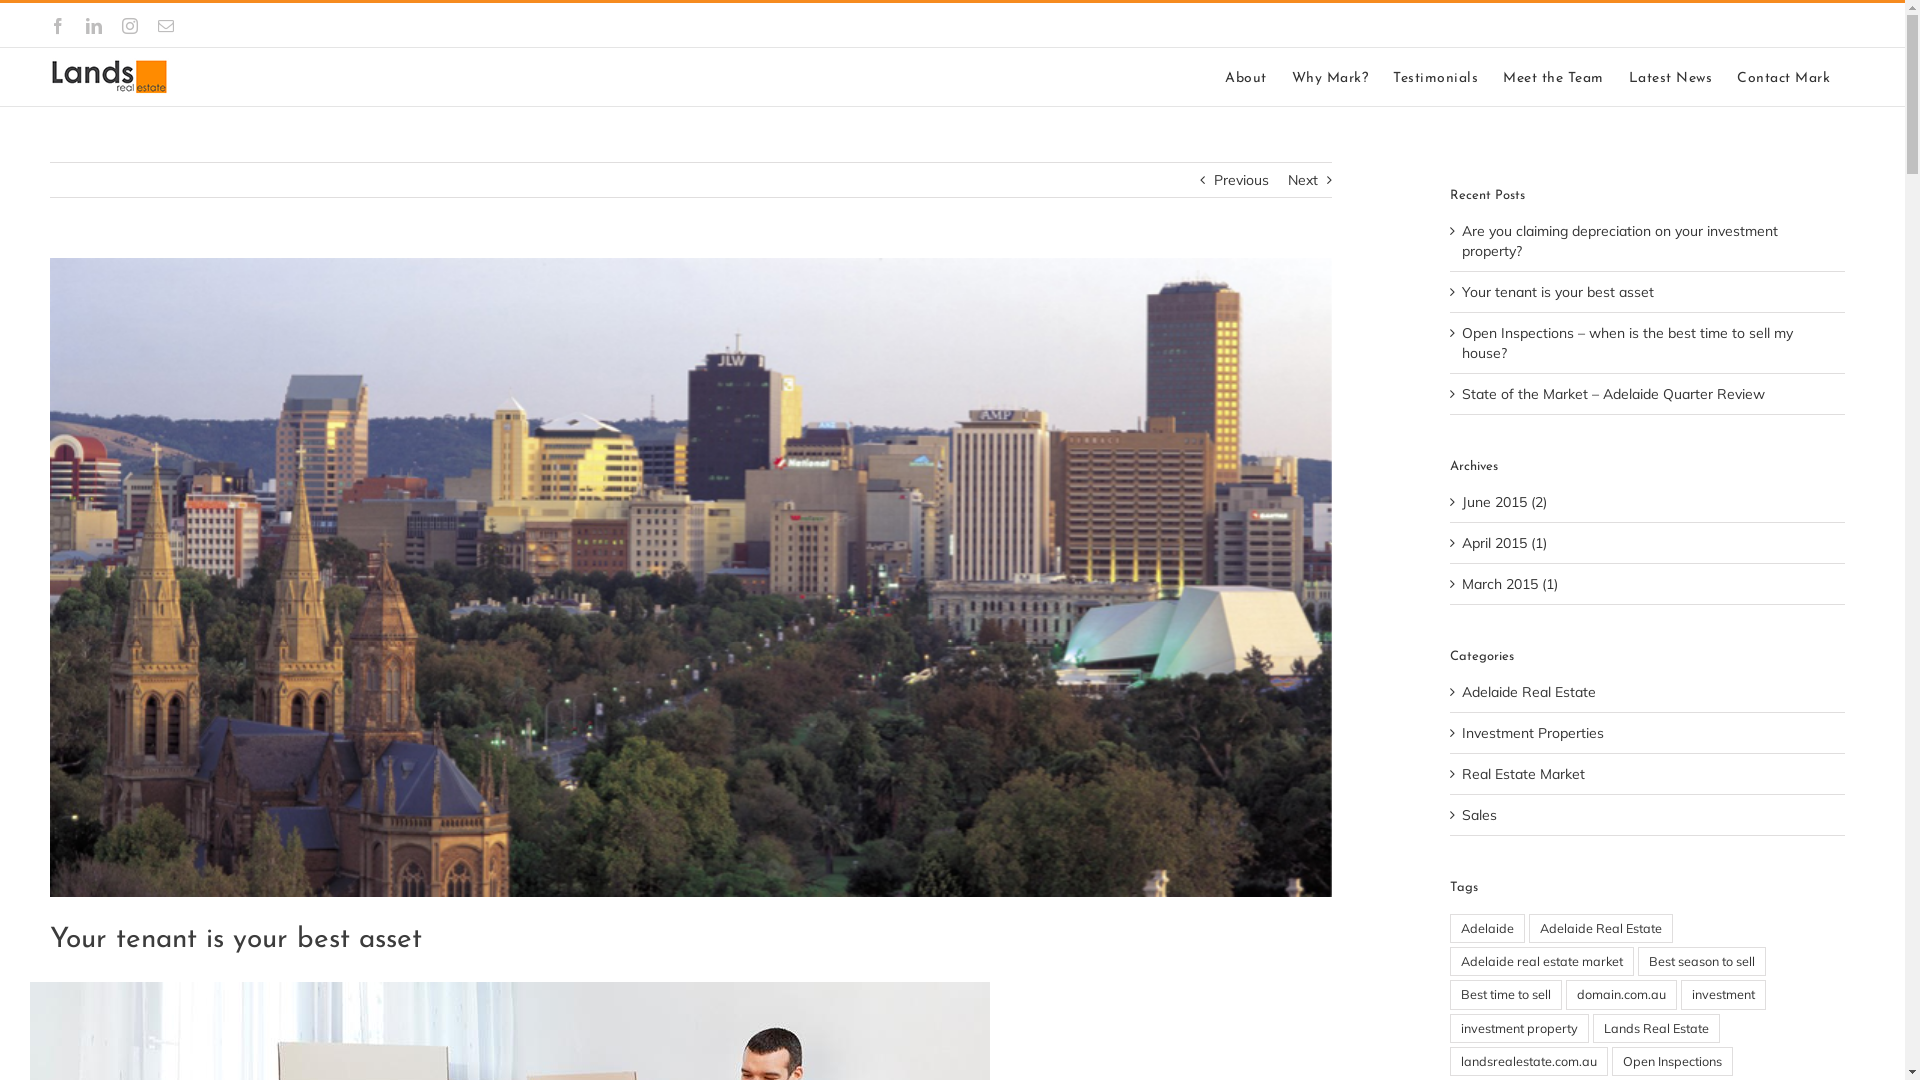 The height and width of the screenshot is (1080, 1920). I want to click on 'Instagram', so click(128, 26).